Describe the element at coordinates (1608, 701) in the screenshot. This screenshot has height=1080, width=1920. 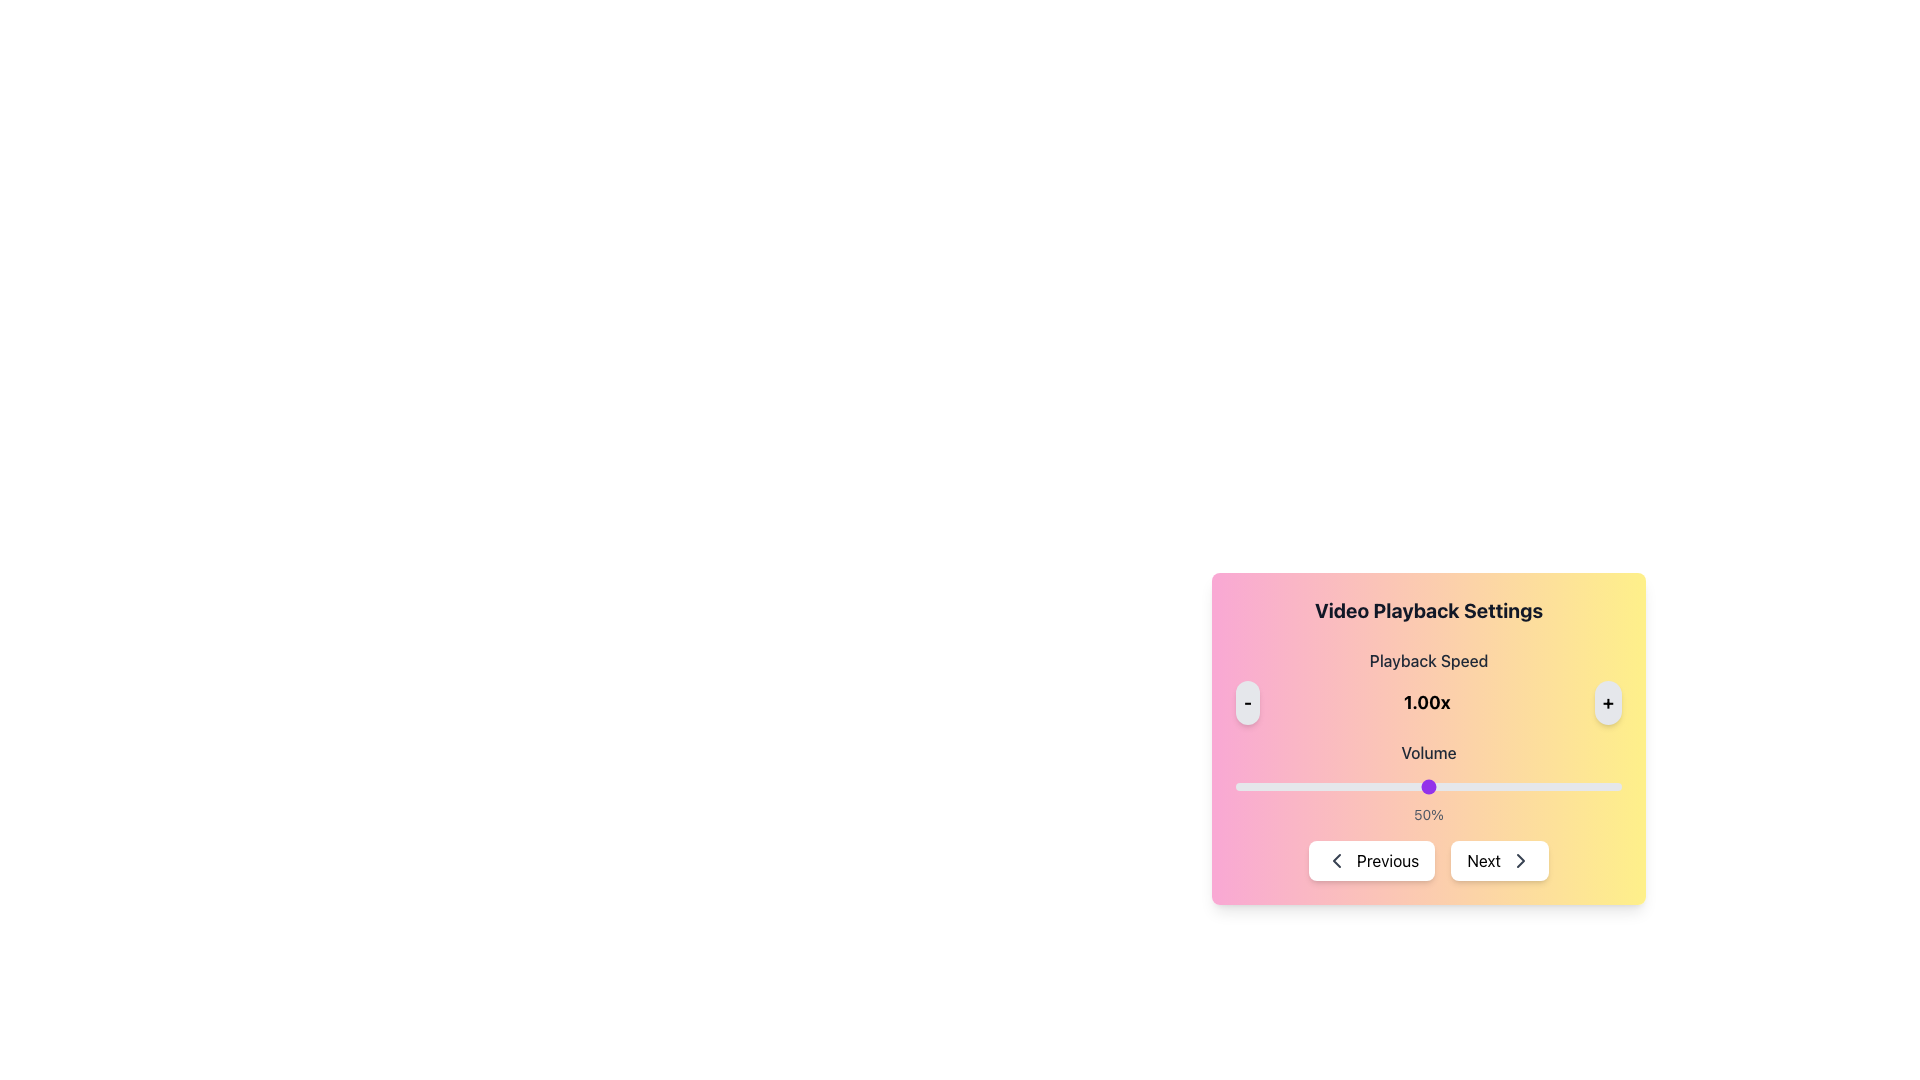
I see `the circular button with a gray background and a black plus sign ('+') to increment the playback speed` at that location.